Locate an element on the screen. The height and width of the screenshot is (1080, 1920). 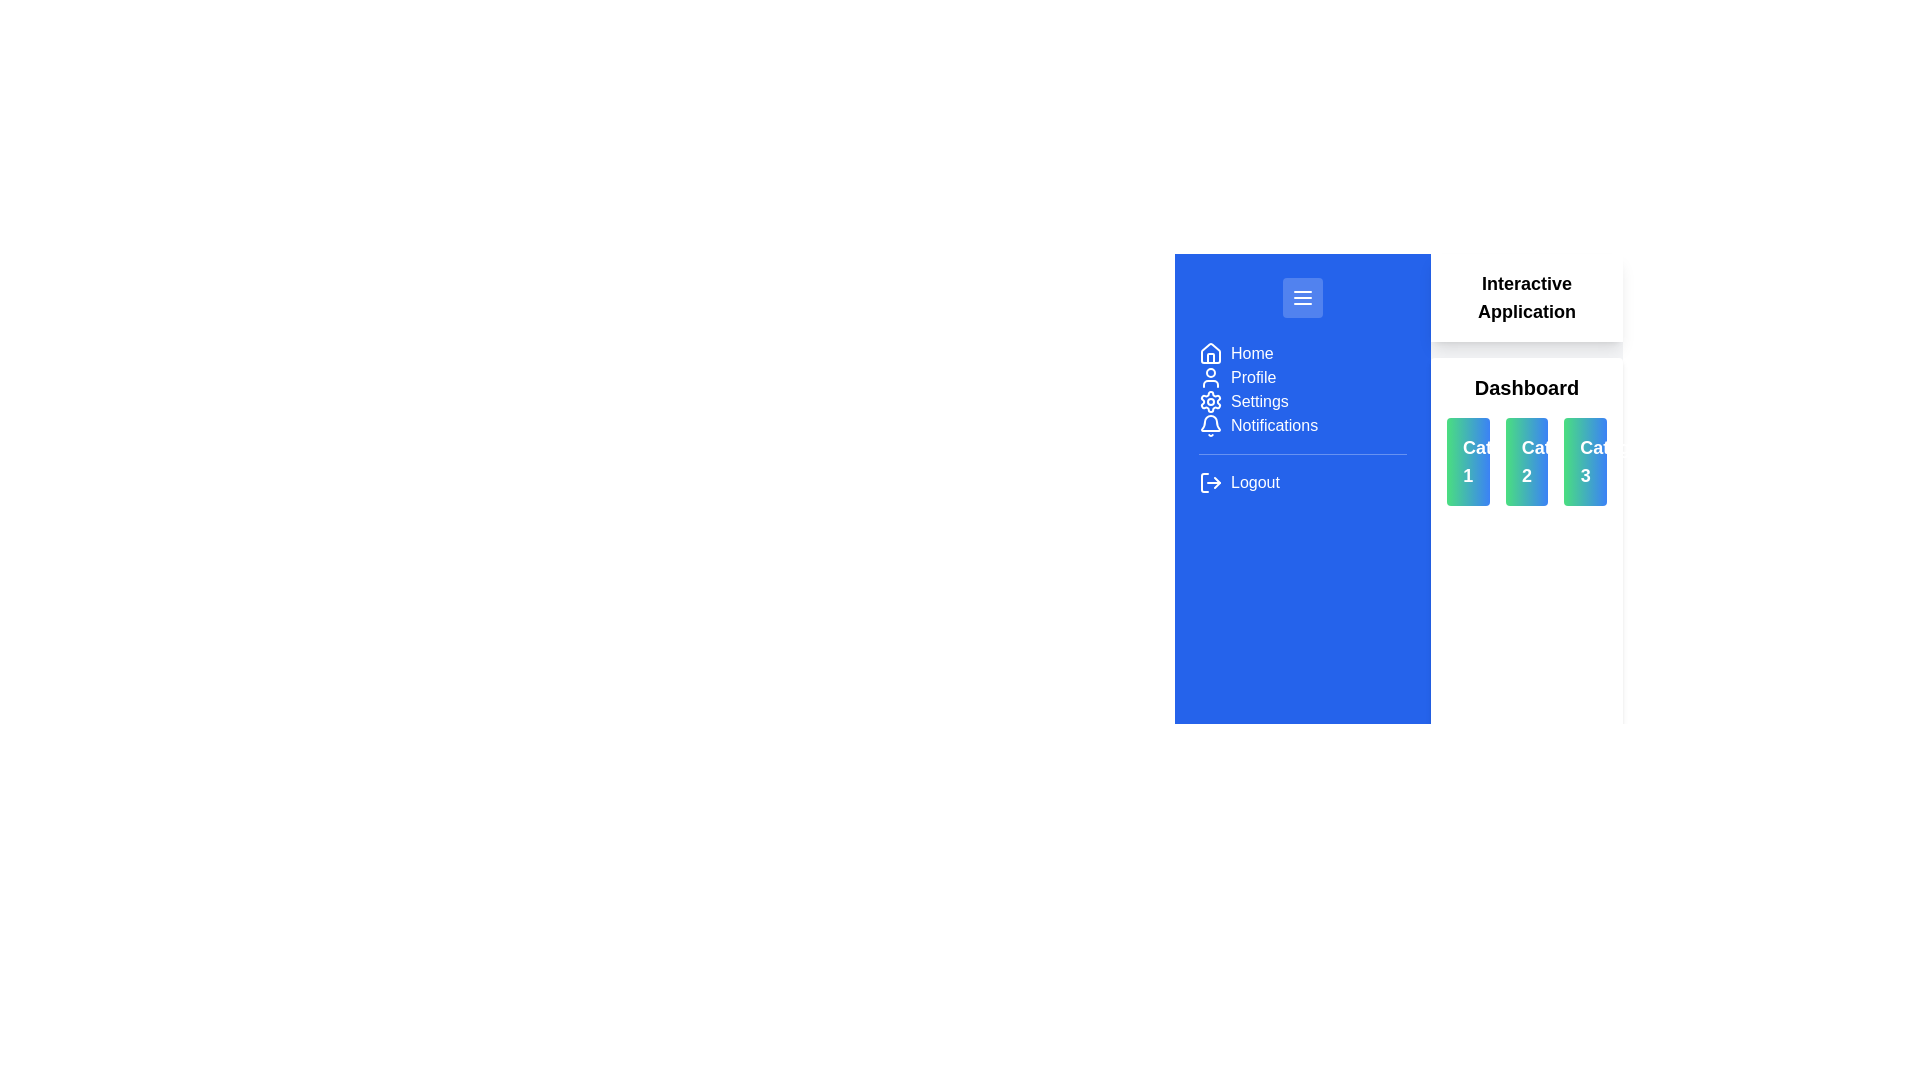
the gear icon in the sidebar menu that represents the Settings section of the application interface, serving as a thematic marker for associated elements is located at coordinates (1209, 401).